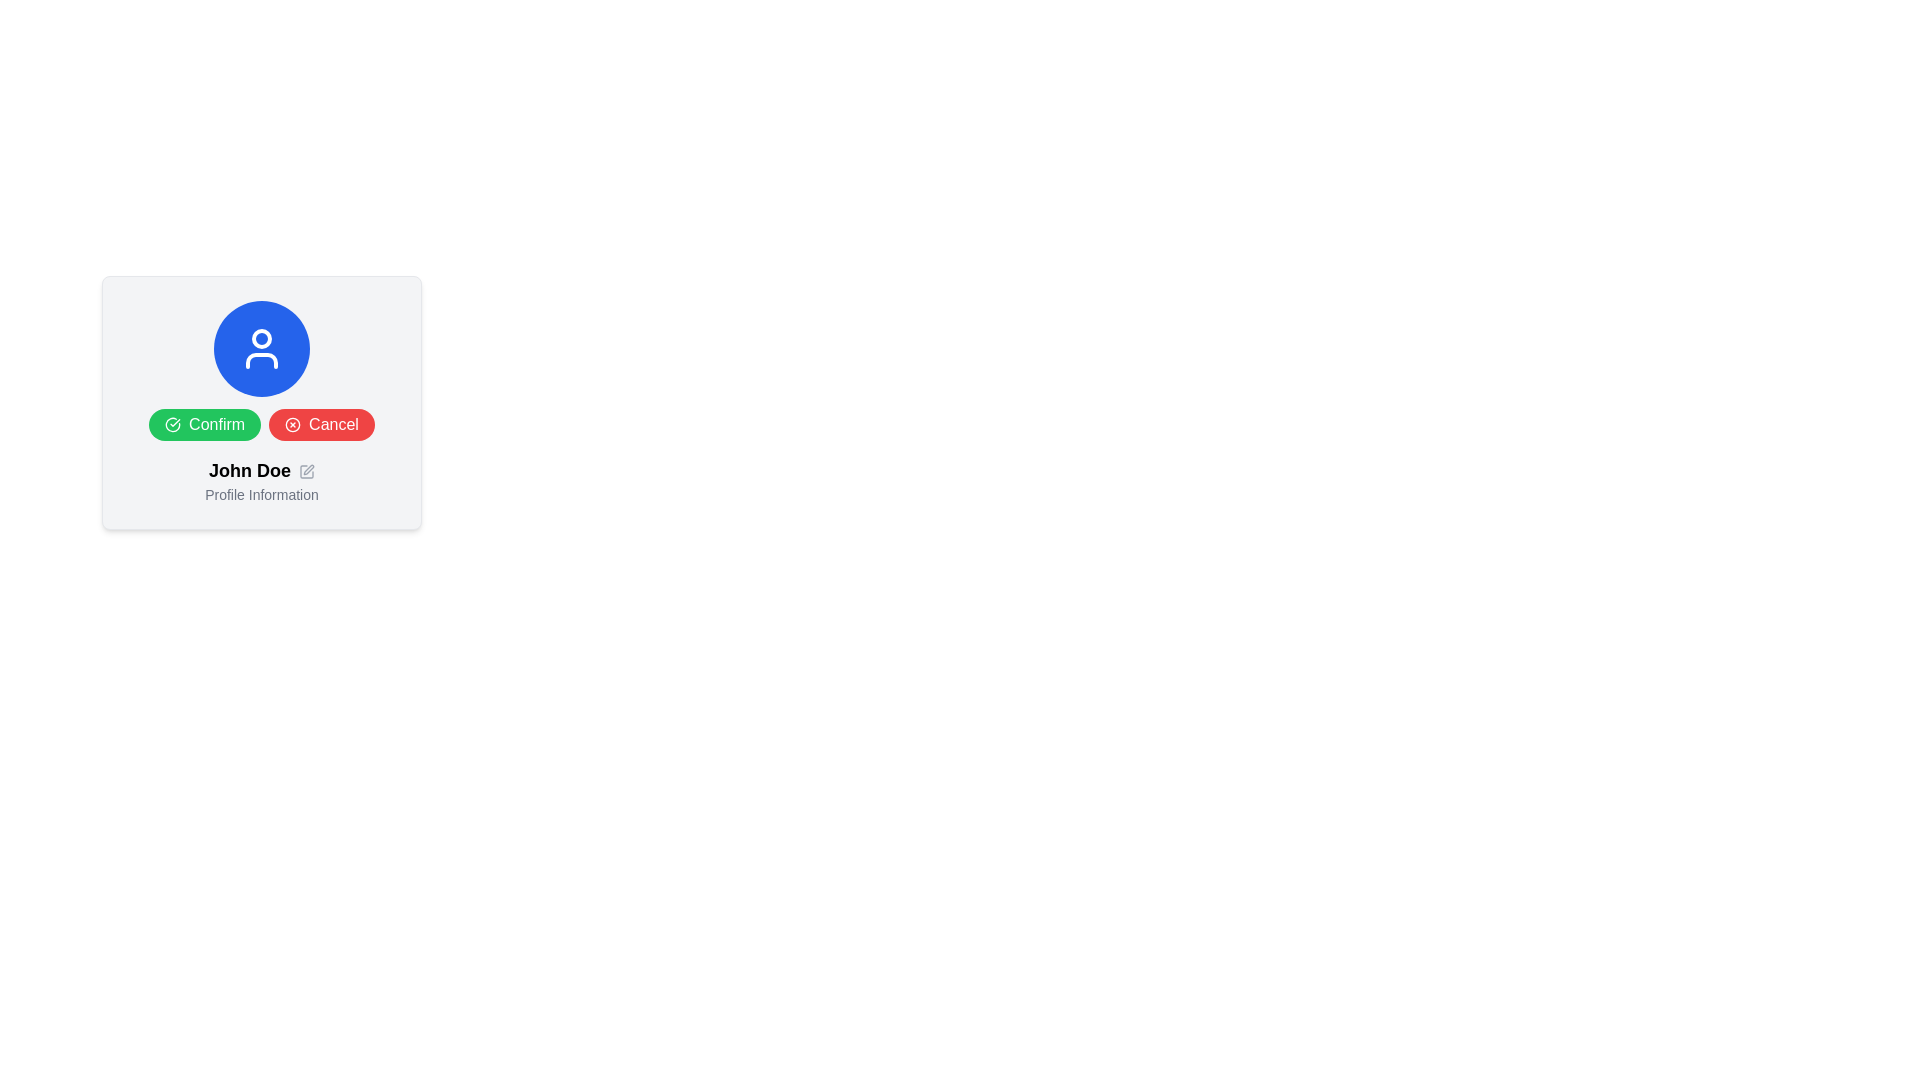 This screenshot has height=1080, width=1920. I want to click on the circular user icon with a white head-and-shoulders symbol on a blue background, located near the top center of the UI panel, so click(261, 347).